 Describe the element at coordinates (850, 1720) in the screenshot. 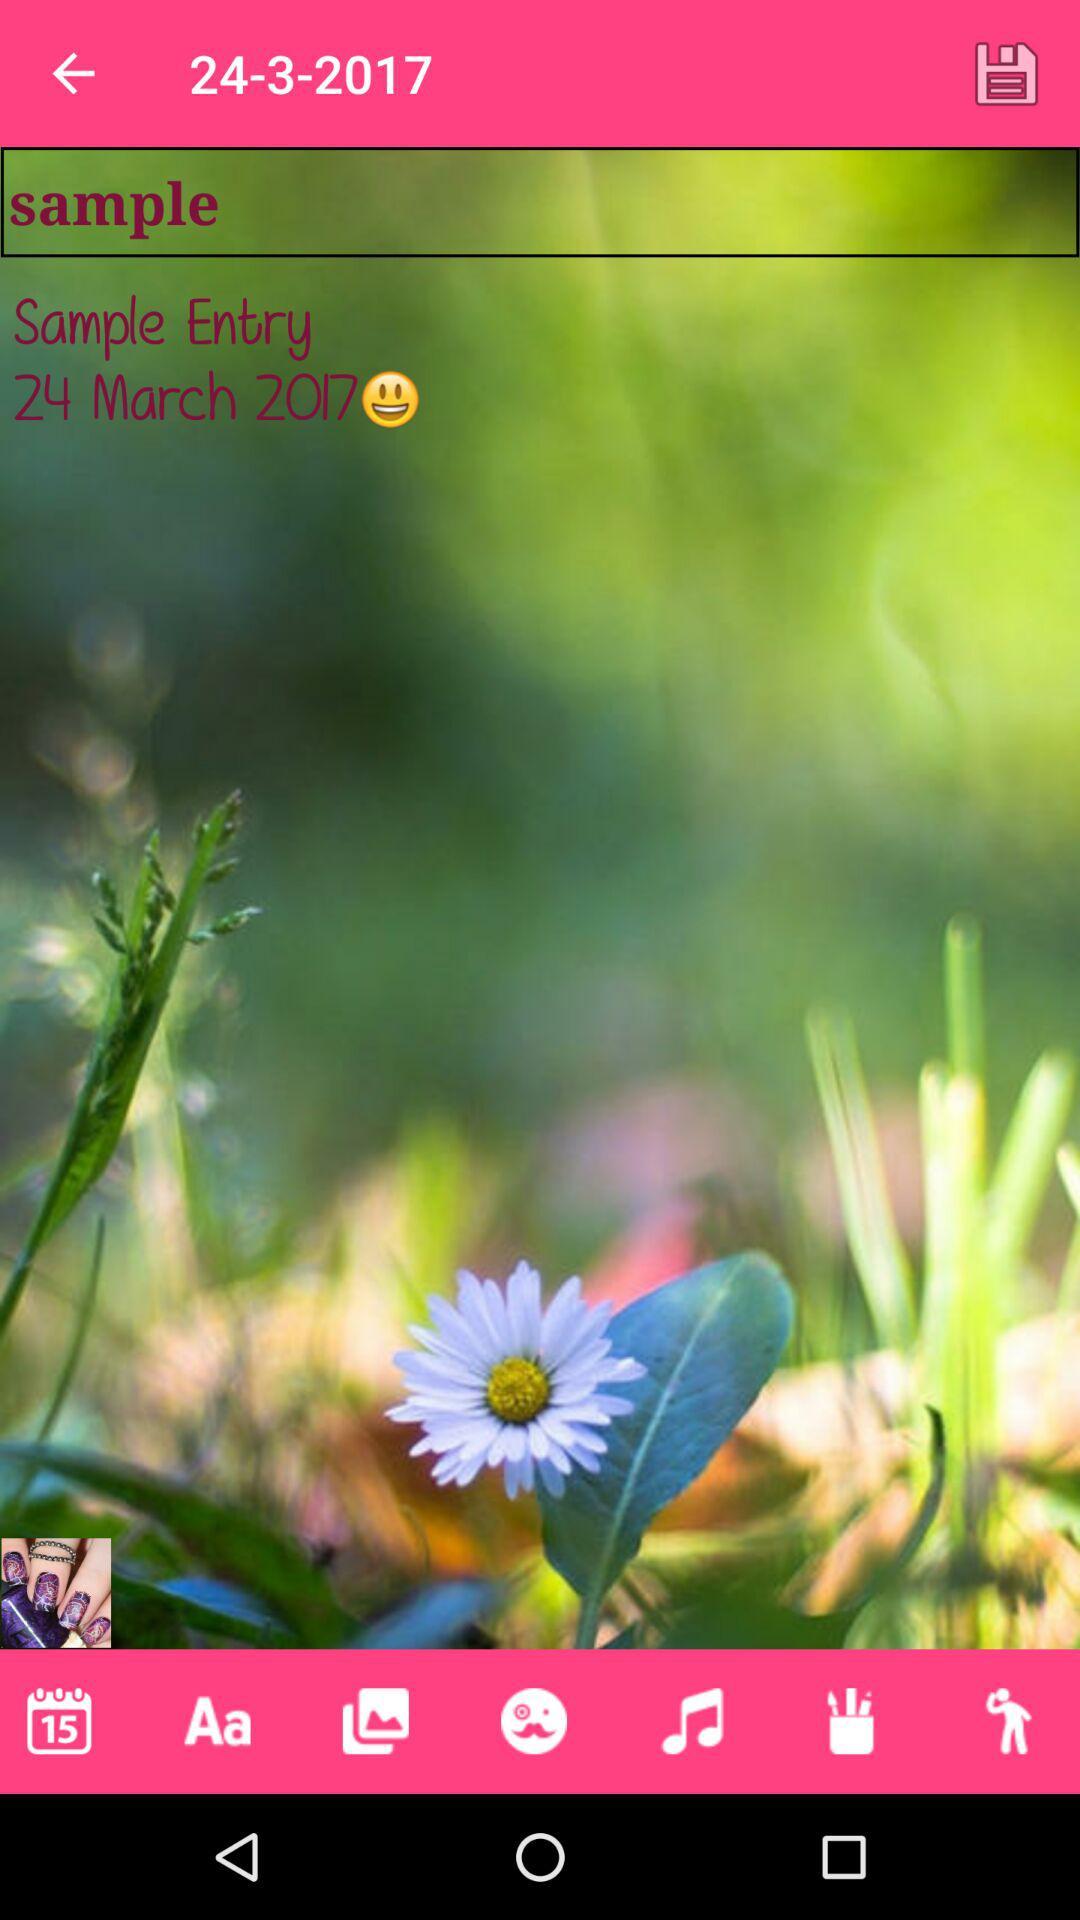

I see `the date_range icon` at that location.